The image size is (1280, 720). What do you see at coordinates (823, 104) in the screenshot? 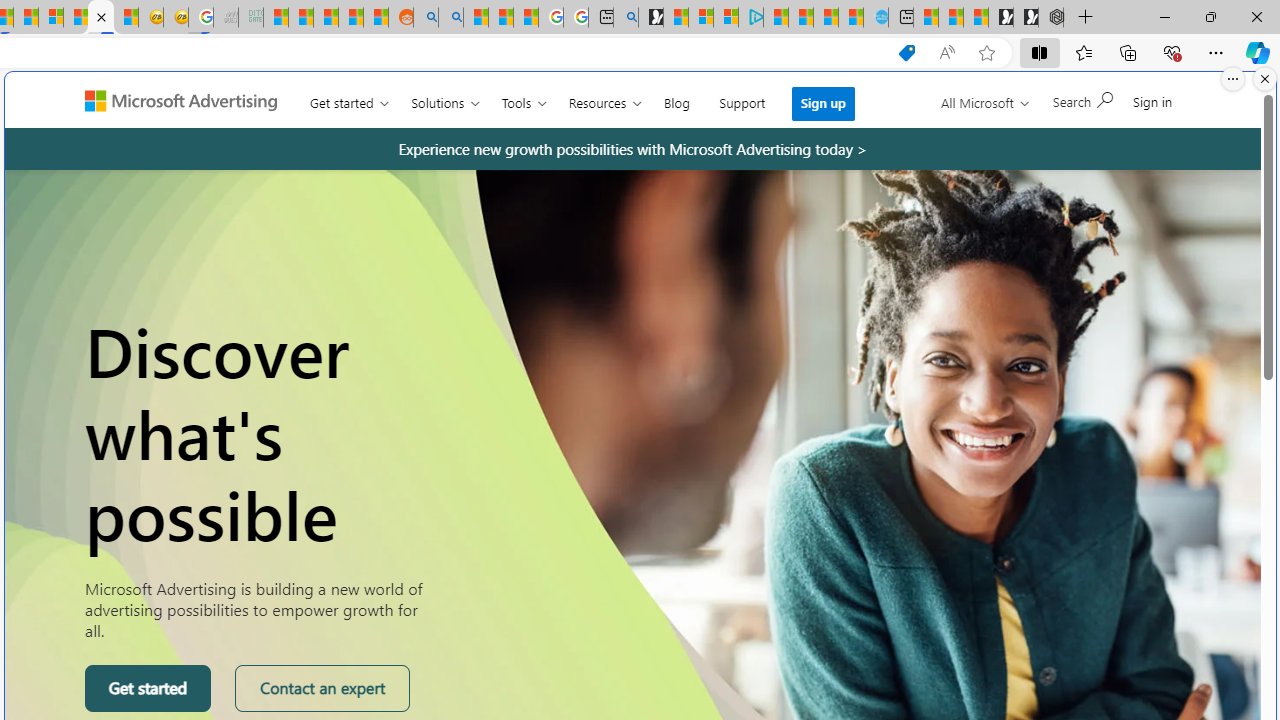
I see `'Sign up'` at bounding box center [823, 104].